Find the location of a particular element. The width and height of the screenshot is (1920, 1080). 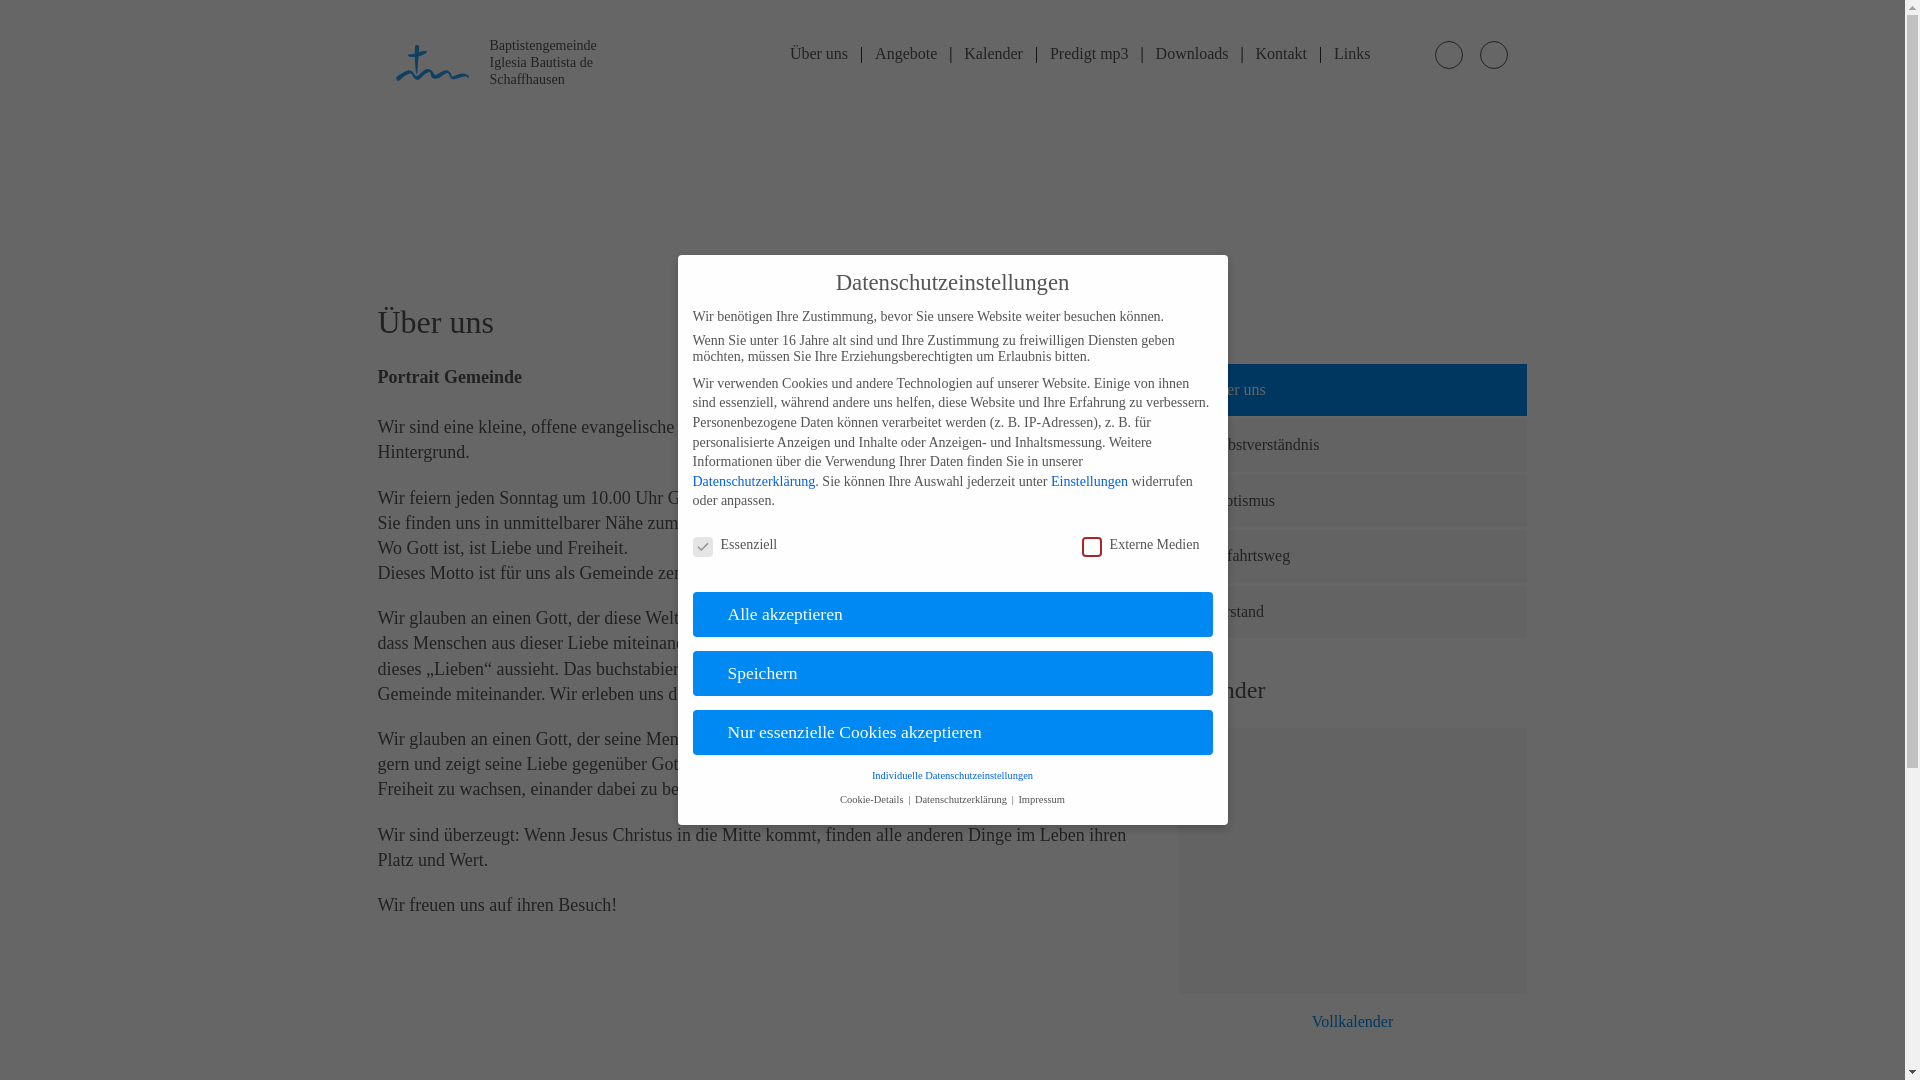

'Links' is located at coordinates (1352, 52).